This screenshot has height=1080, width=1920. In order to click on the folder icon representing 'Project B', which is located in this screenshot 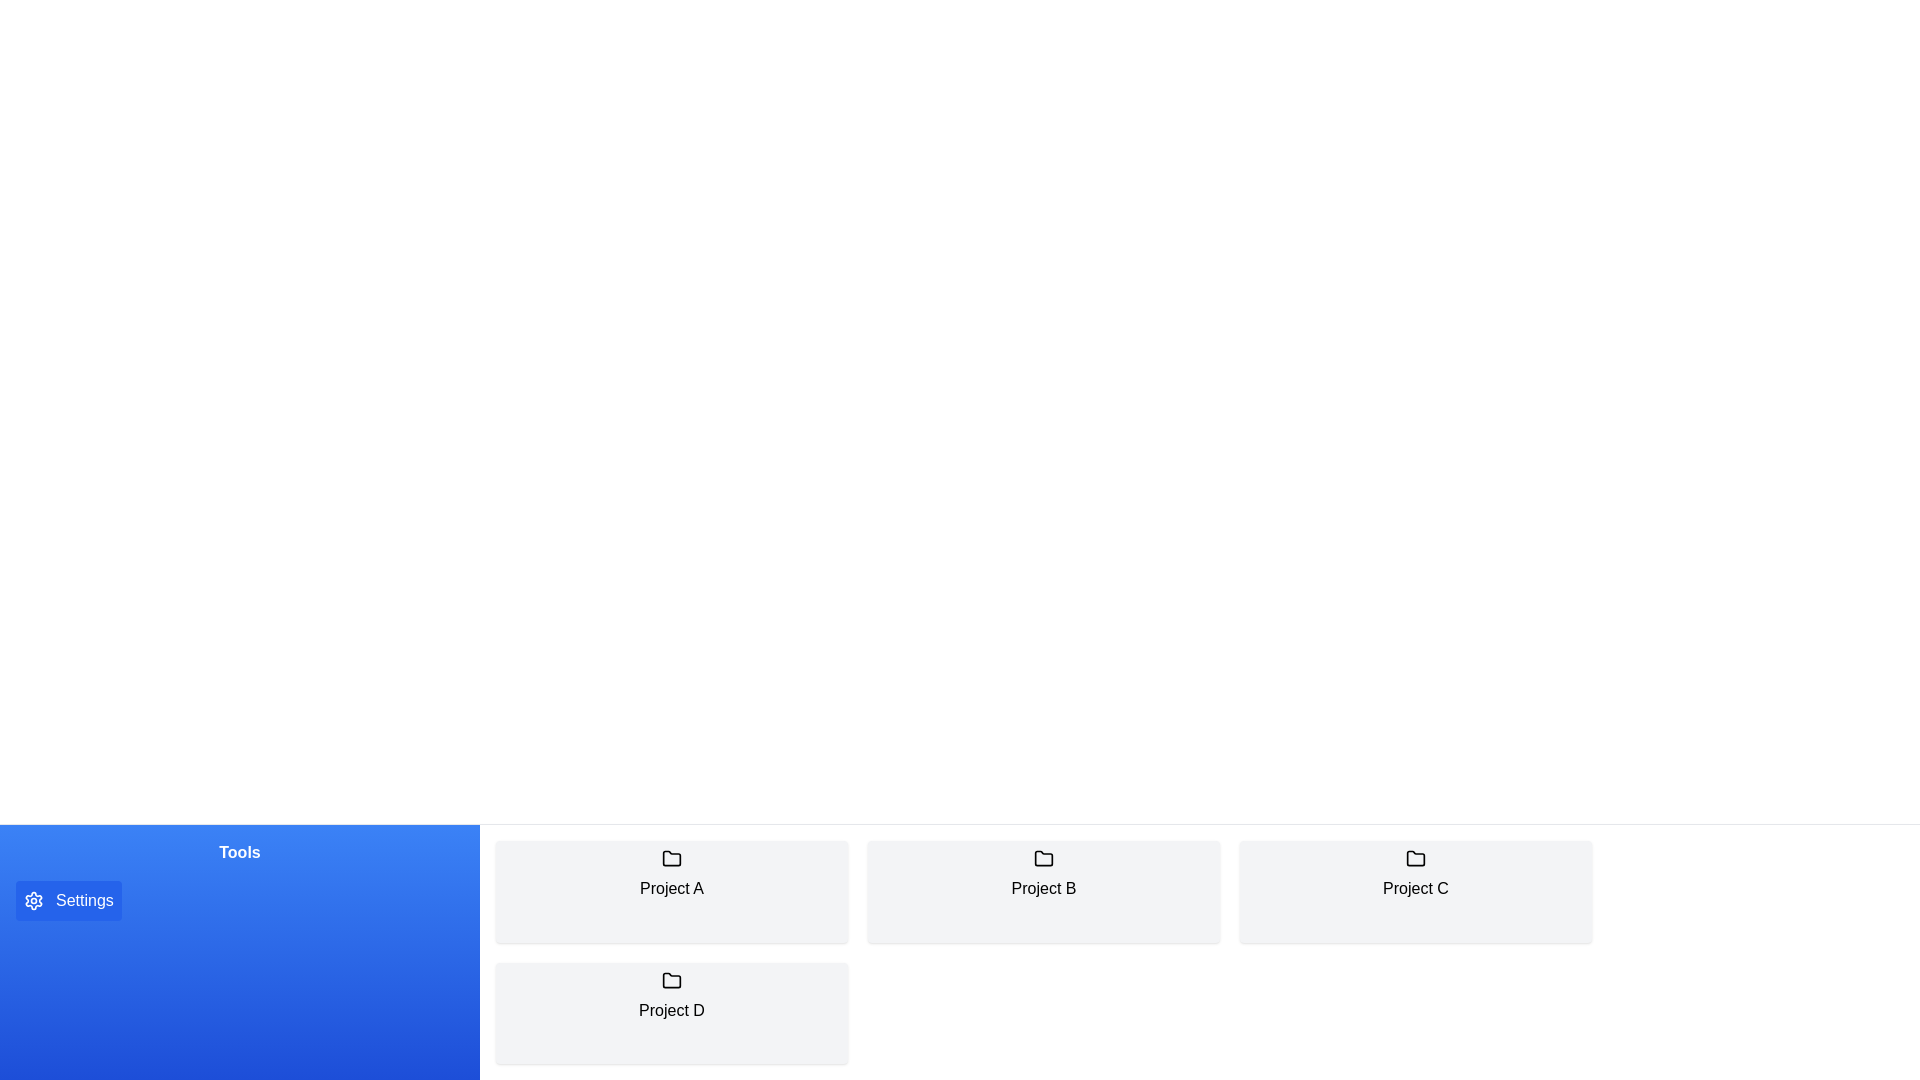, I will do `click(1042, 856)`.